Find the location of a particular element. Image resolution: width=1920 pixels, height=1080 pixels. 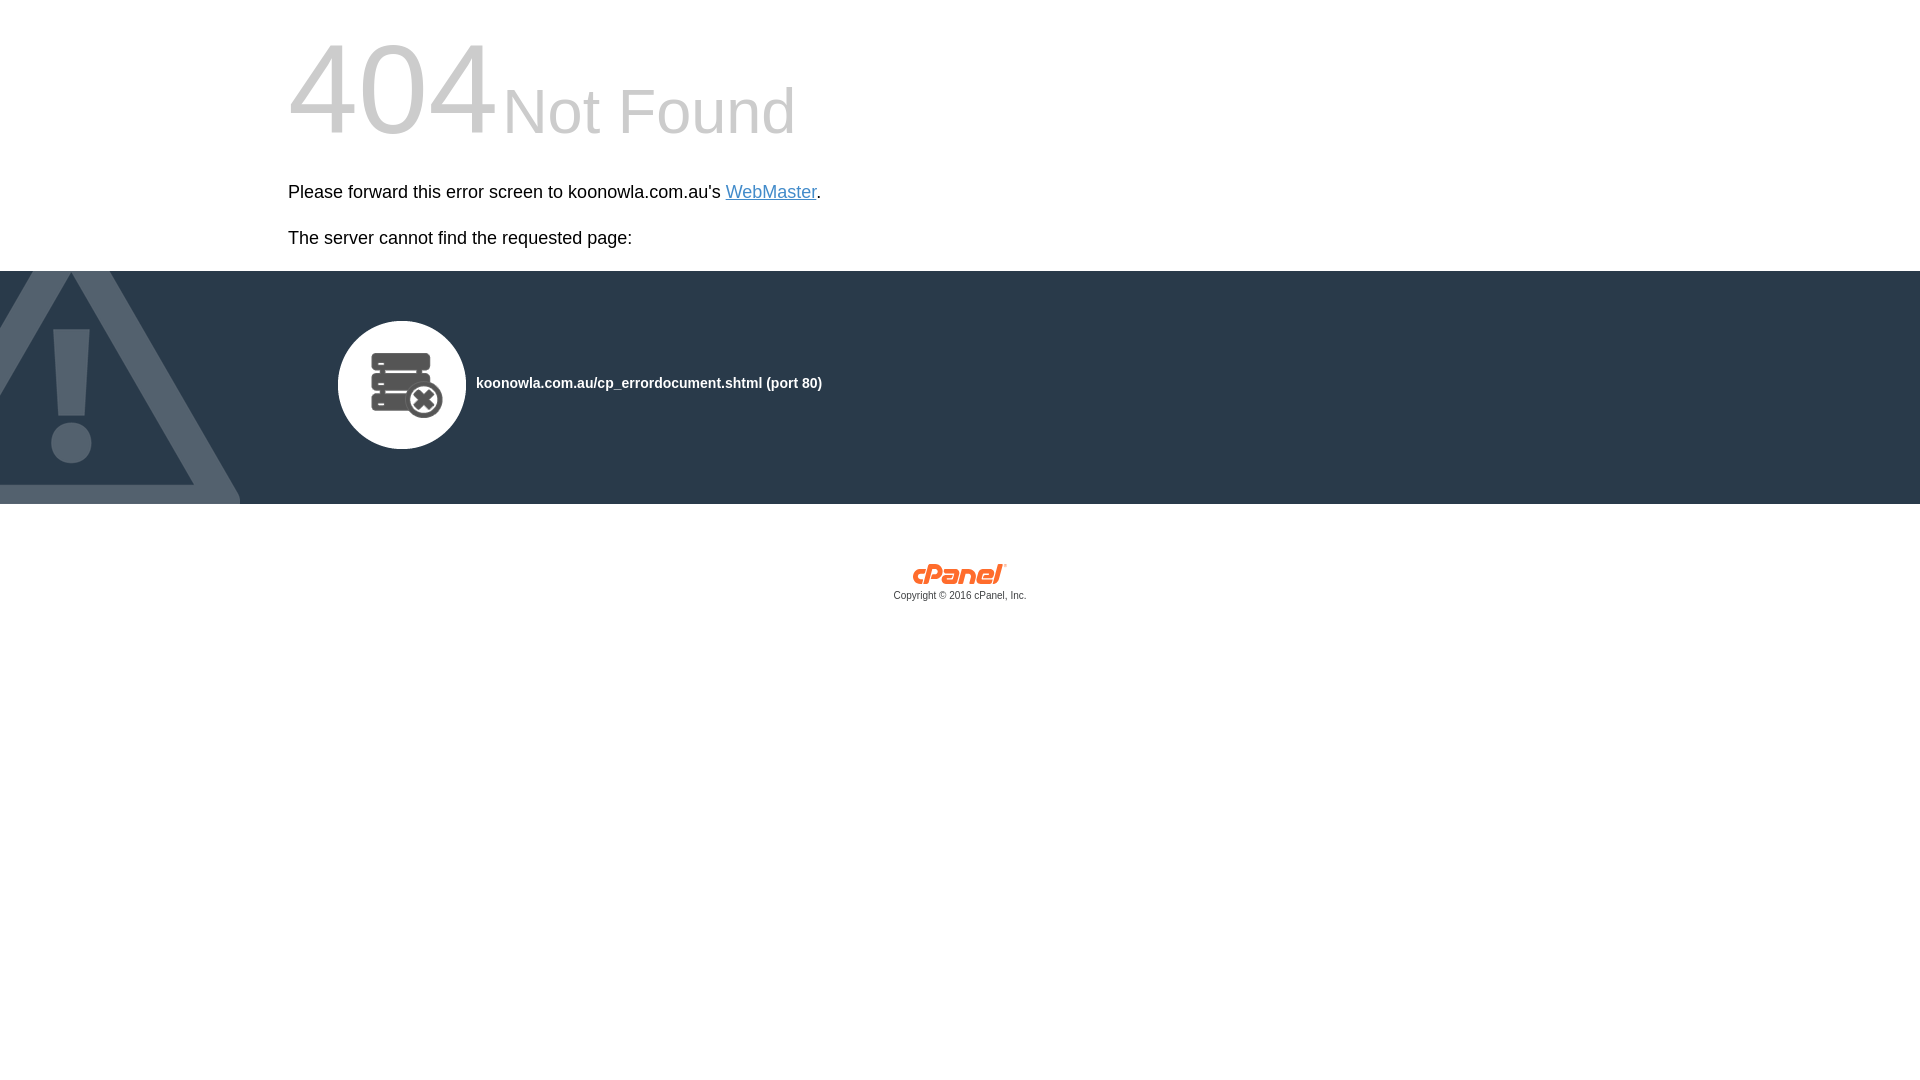

'WebMaster' is located at coordinates (724, 192).